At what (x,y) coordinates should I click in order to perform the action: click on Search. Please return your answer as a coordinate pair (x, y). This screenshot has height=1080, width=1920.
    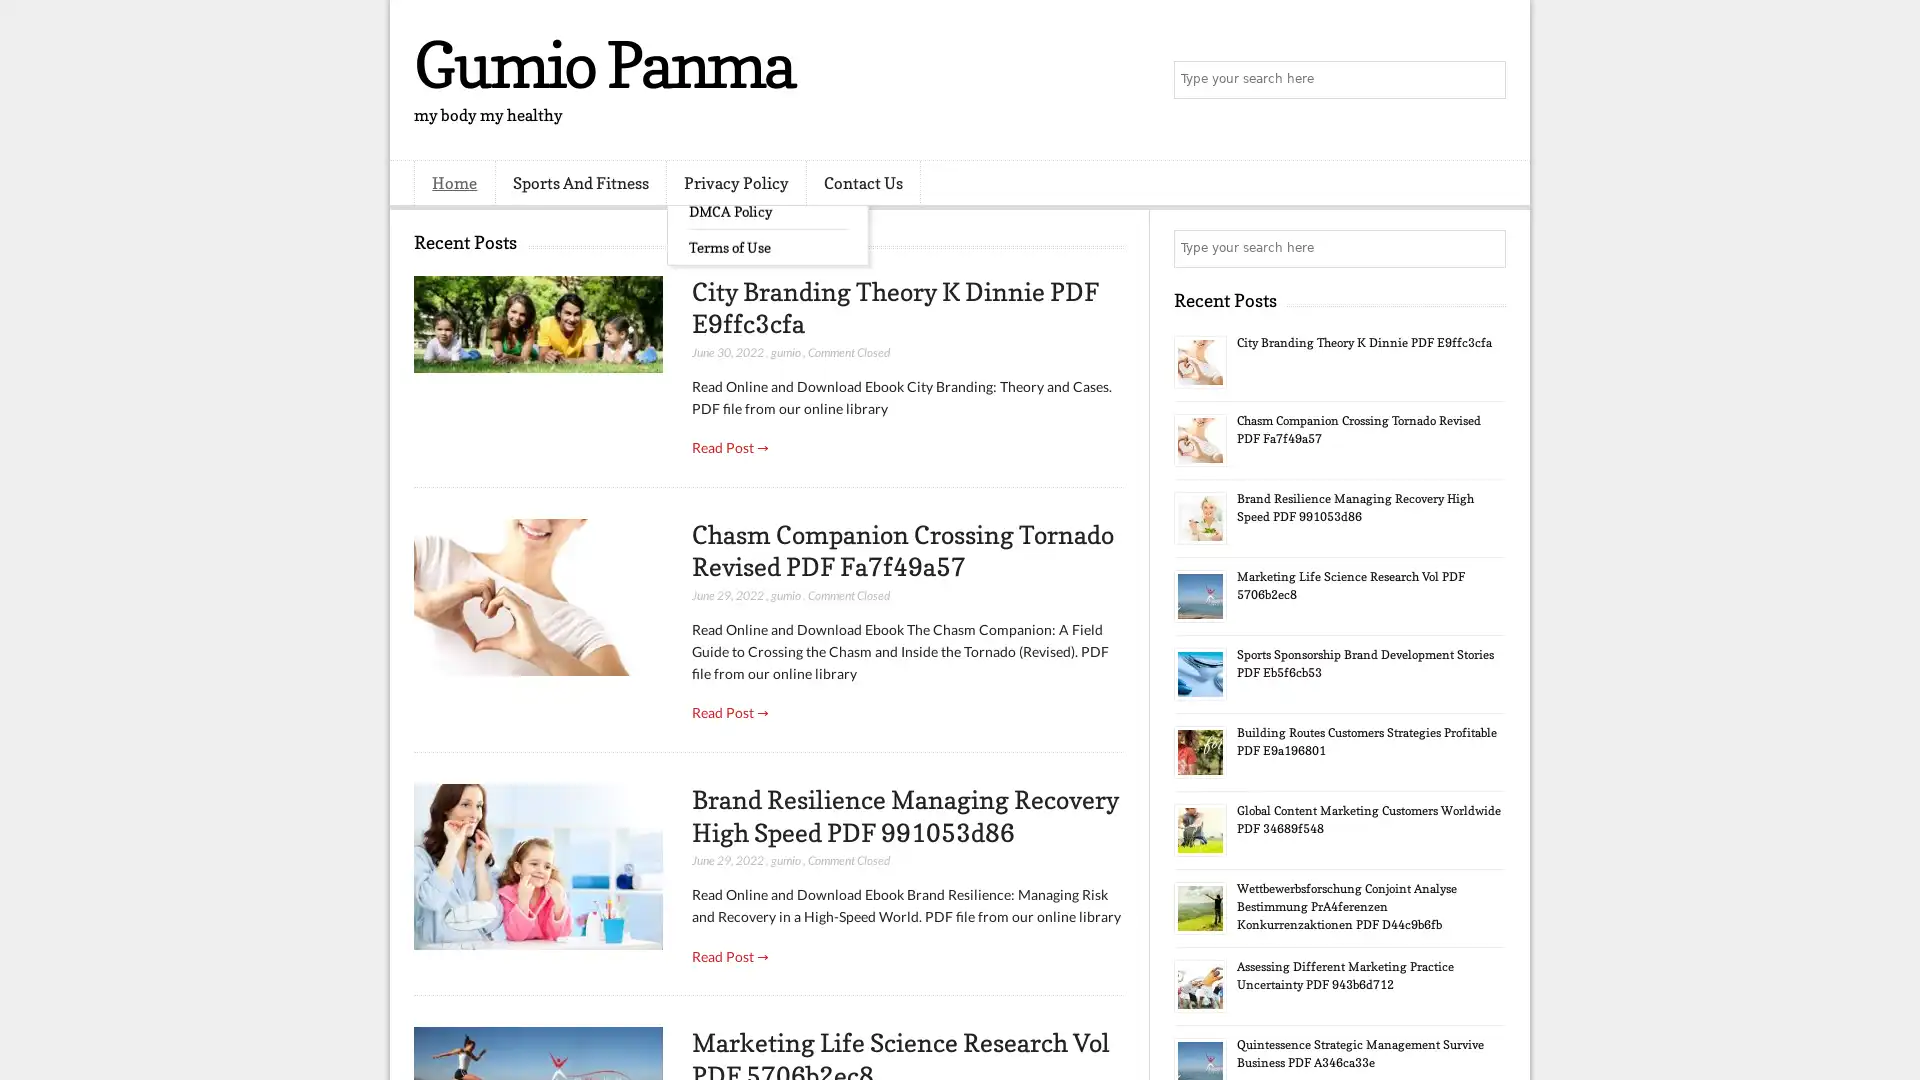
    Looking at the image, I should click on (1485, 248).